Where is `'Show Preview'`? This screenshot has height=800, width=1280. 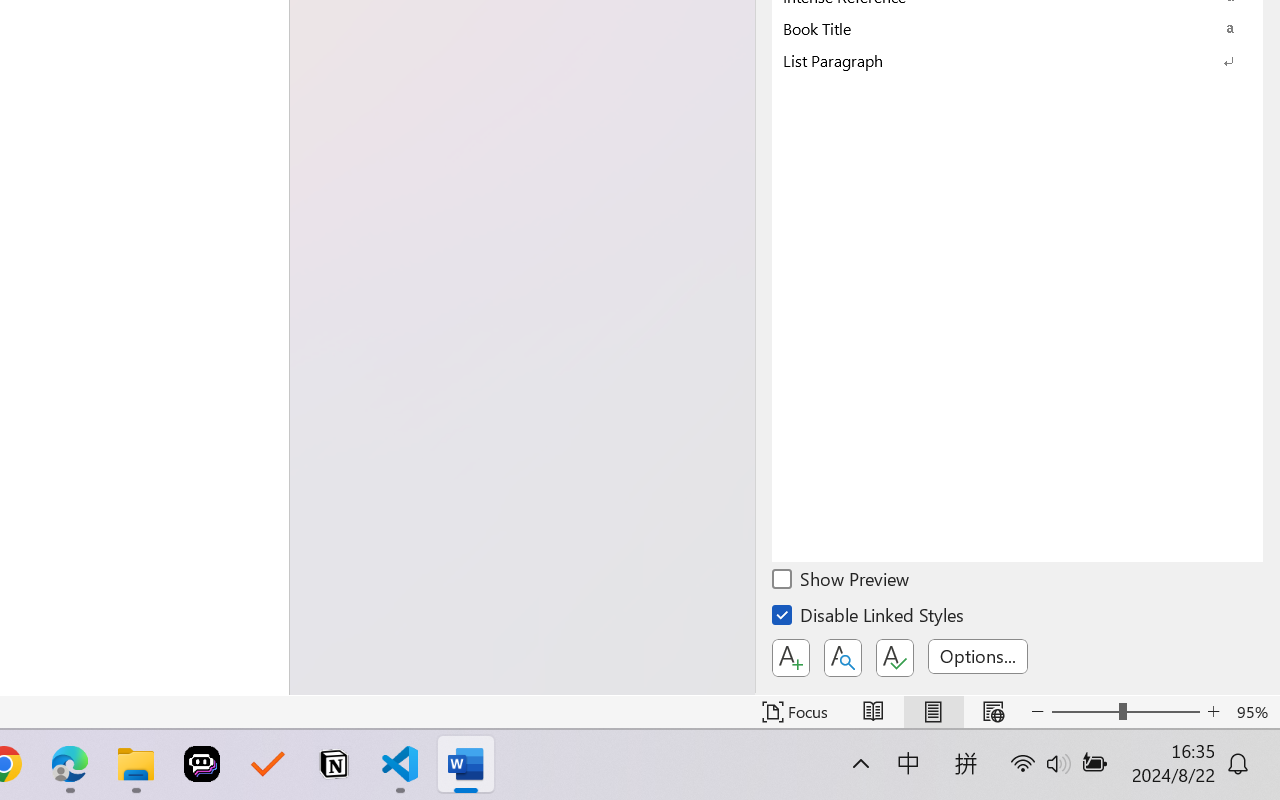
'Show Preview' is located at coordinates (842, 581).